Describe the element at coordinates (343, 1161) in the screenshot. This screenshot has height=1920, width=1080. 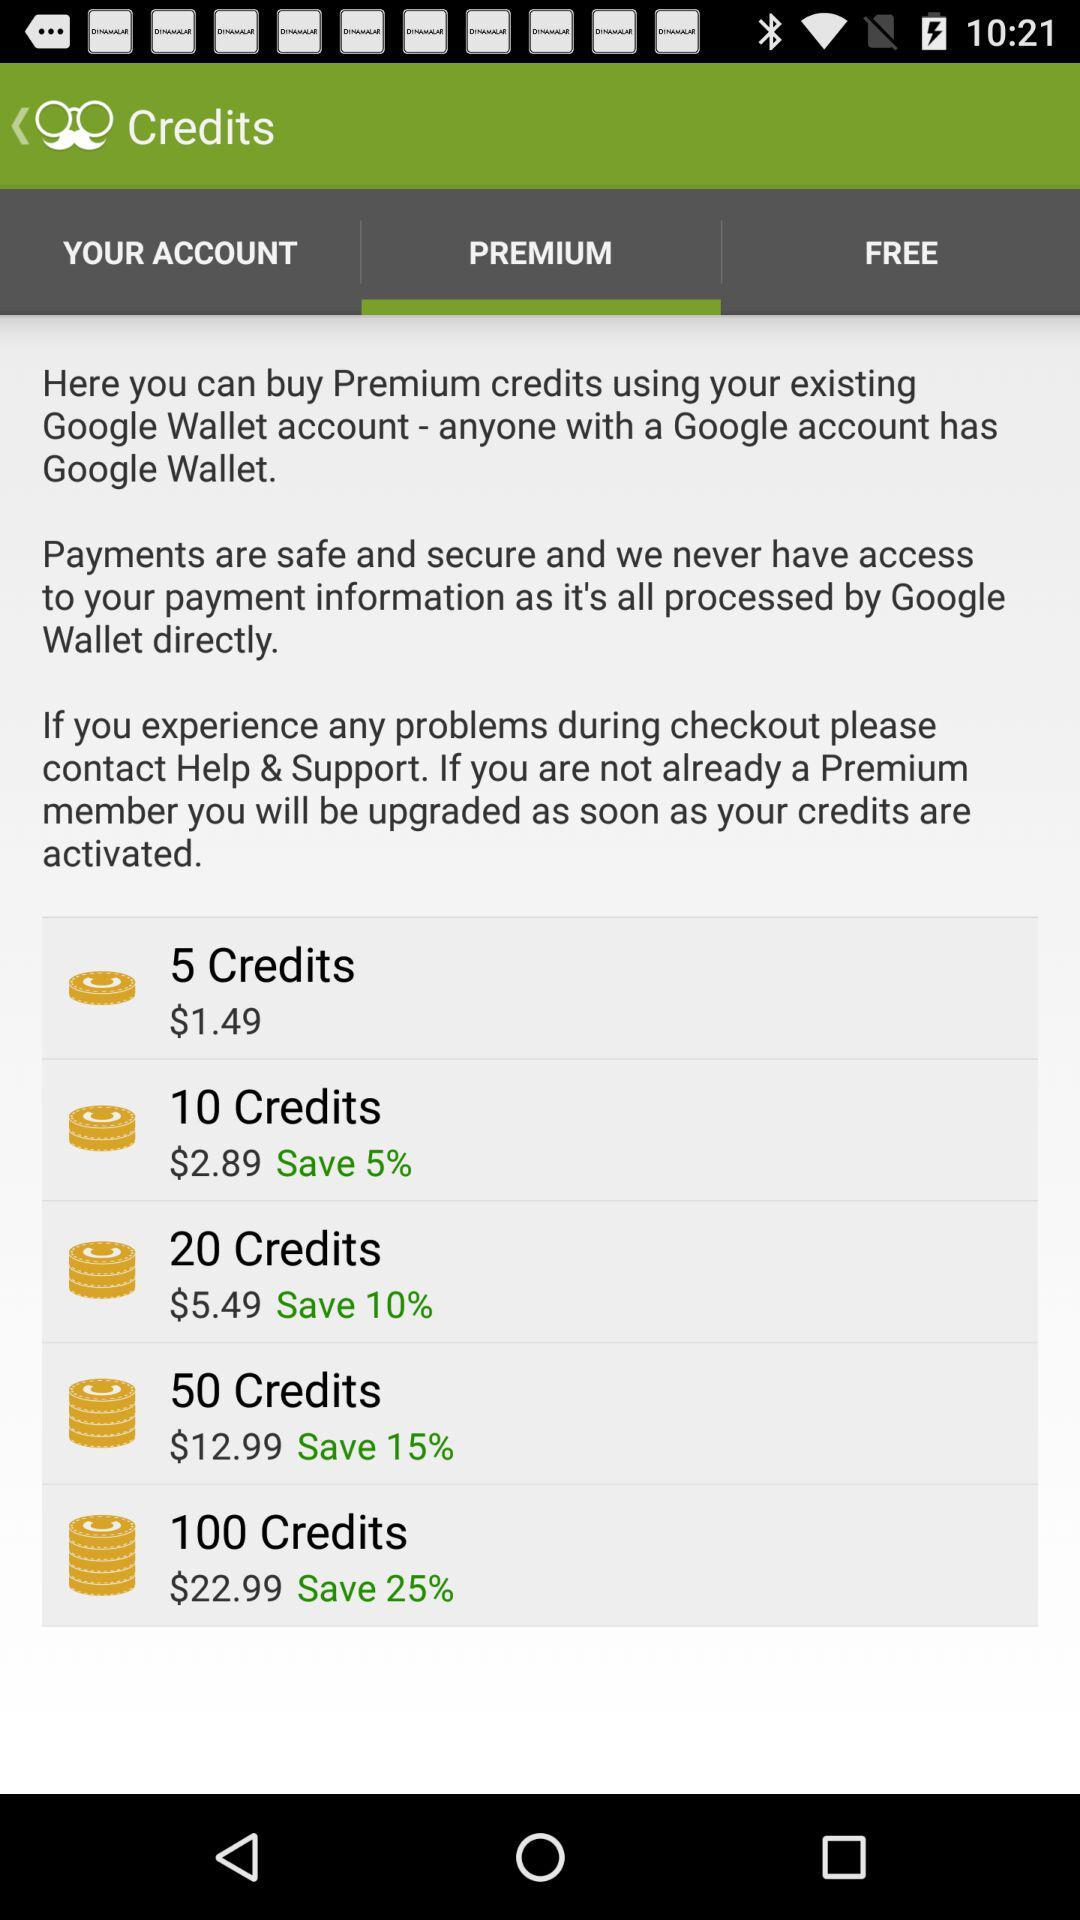
I see `the app above 20 credits icon` at that location.